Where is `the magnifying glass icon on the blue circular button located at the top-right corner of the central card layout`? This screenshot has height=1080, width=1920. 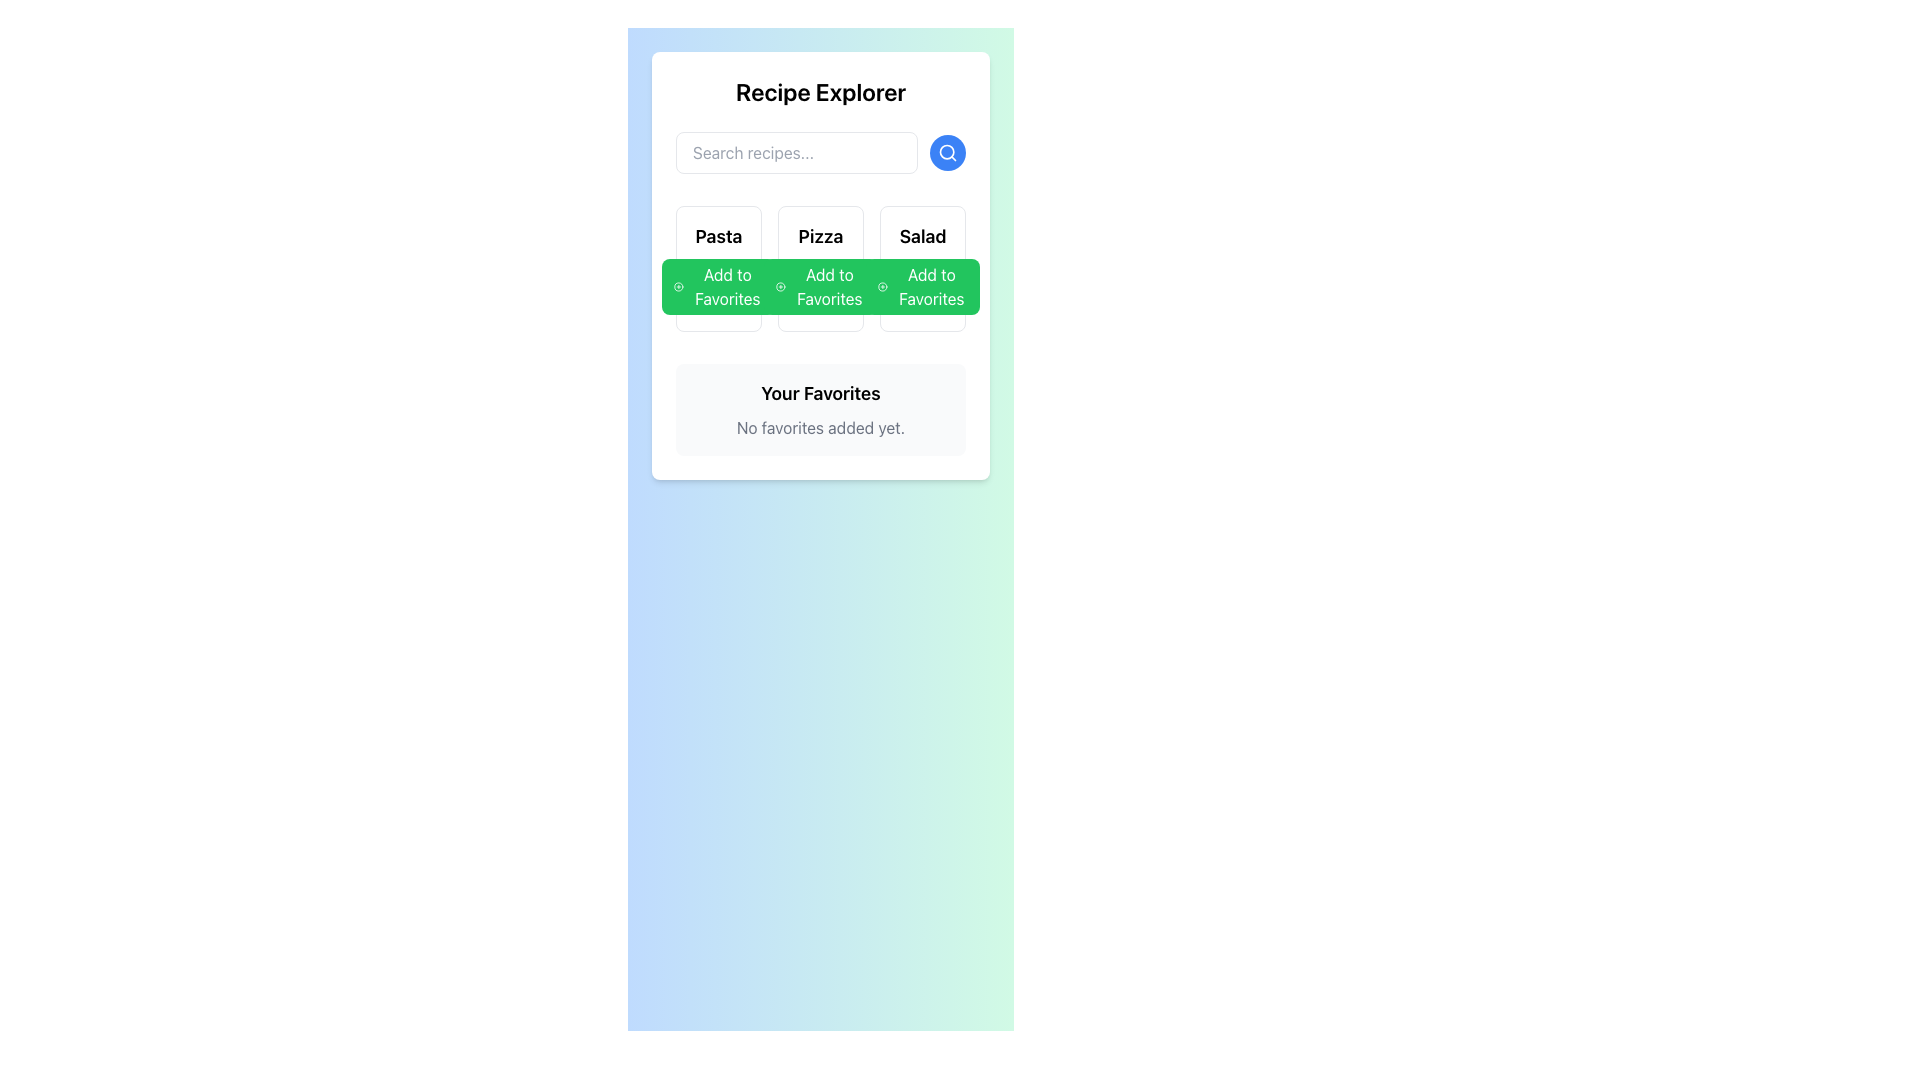 the magnifying glass icon on the blue circular button located at the top-right corner of the central card layout is located at coordinates (947, 152).